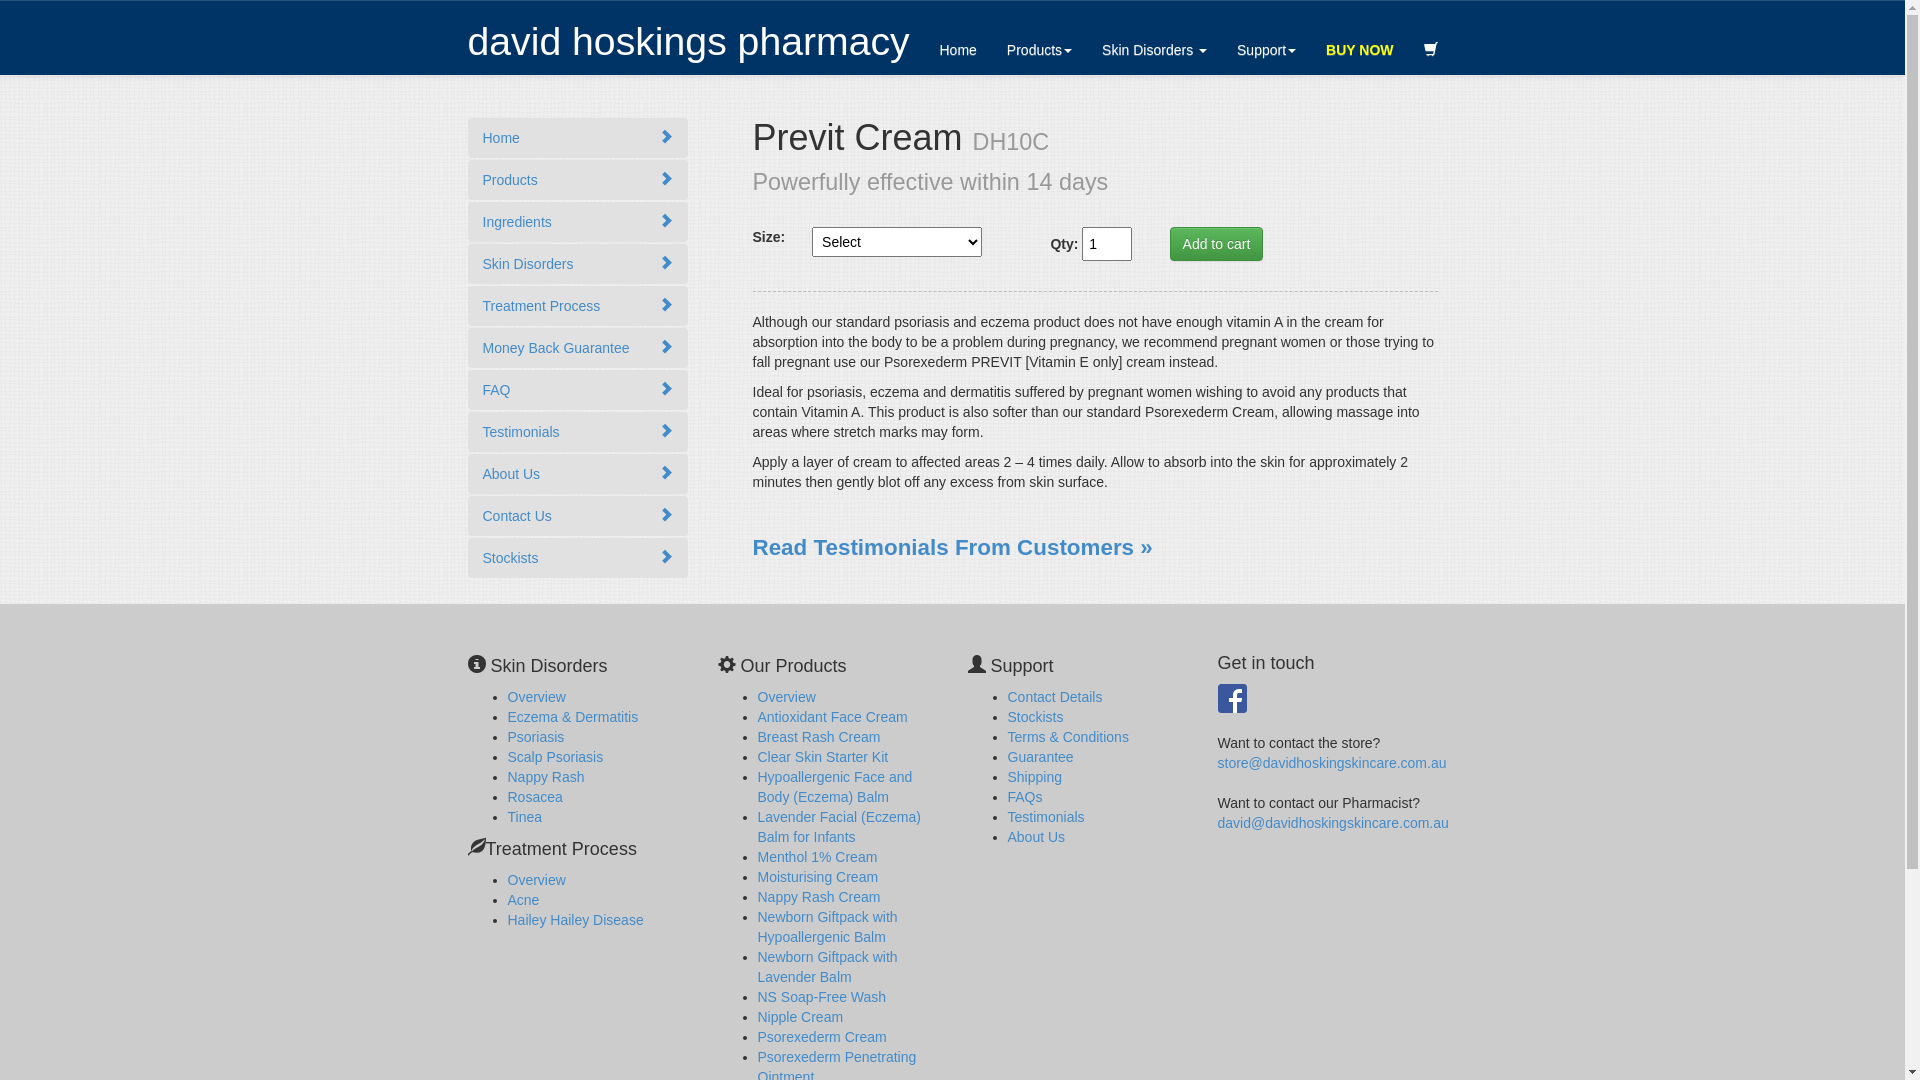 The width and height of the screenshot is (1920, 1080). I want to click on 'Menthol 1% Cream', so click(757, 855).